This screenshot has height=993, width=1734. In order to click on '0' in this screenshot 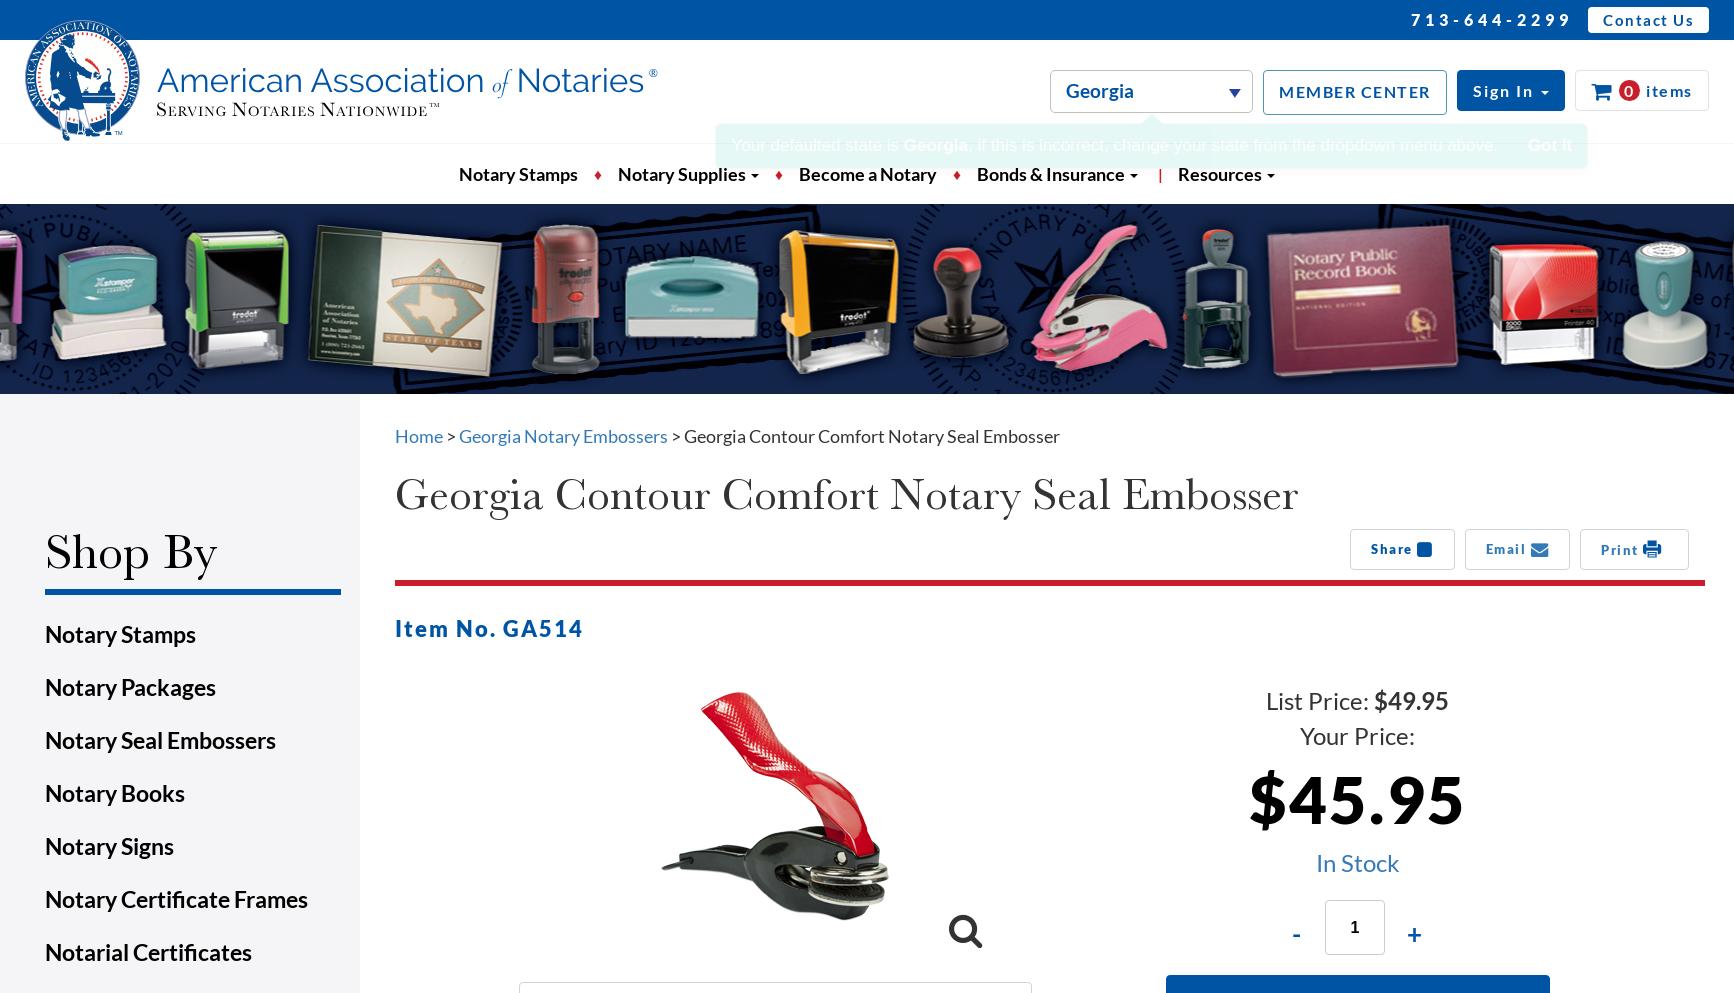, I will do `click(1627, 89)`.